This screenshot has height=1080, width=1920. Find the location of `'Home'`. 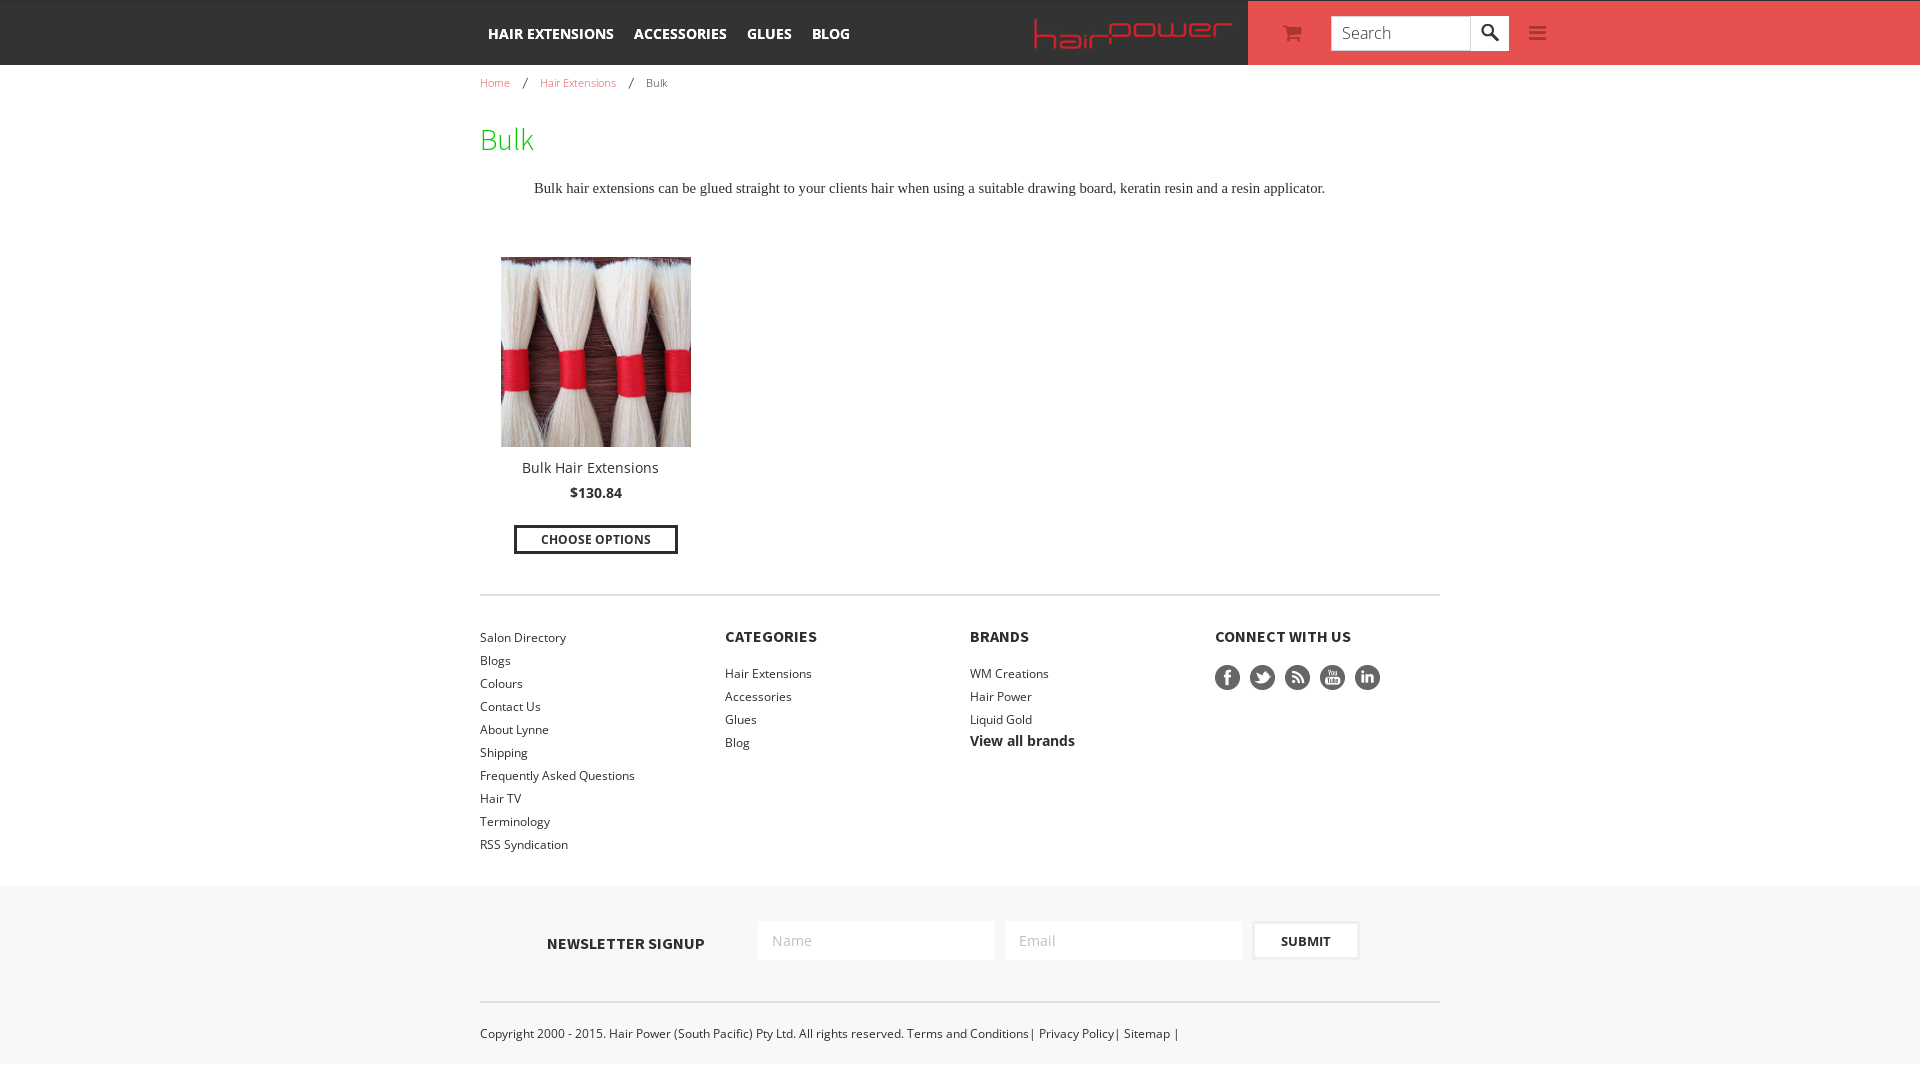

'Home' is located at coordinates (504, 81).